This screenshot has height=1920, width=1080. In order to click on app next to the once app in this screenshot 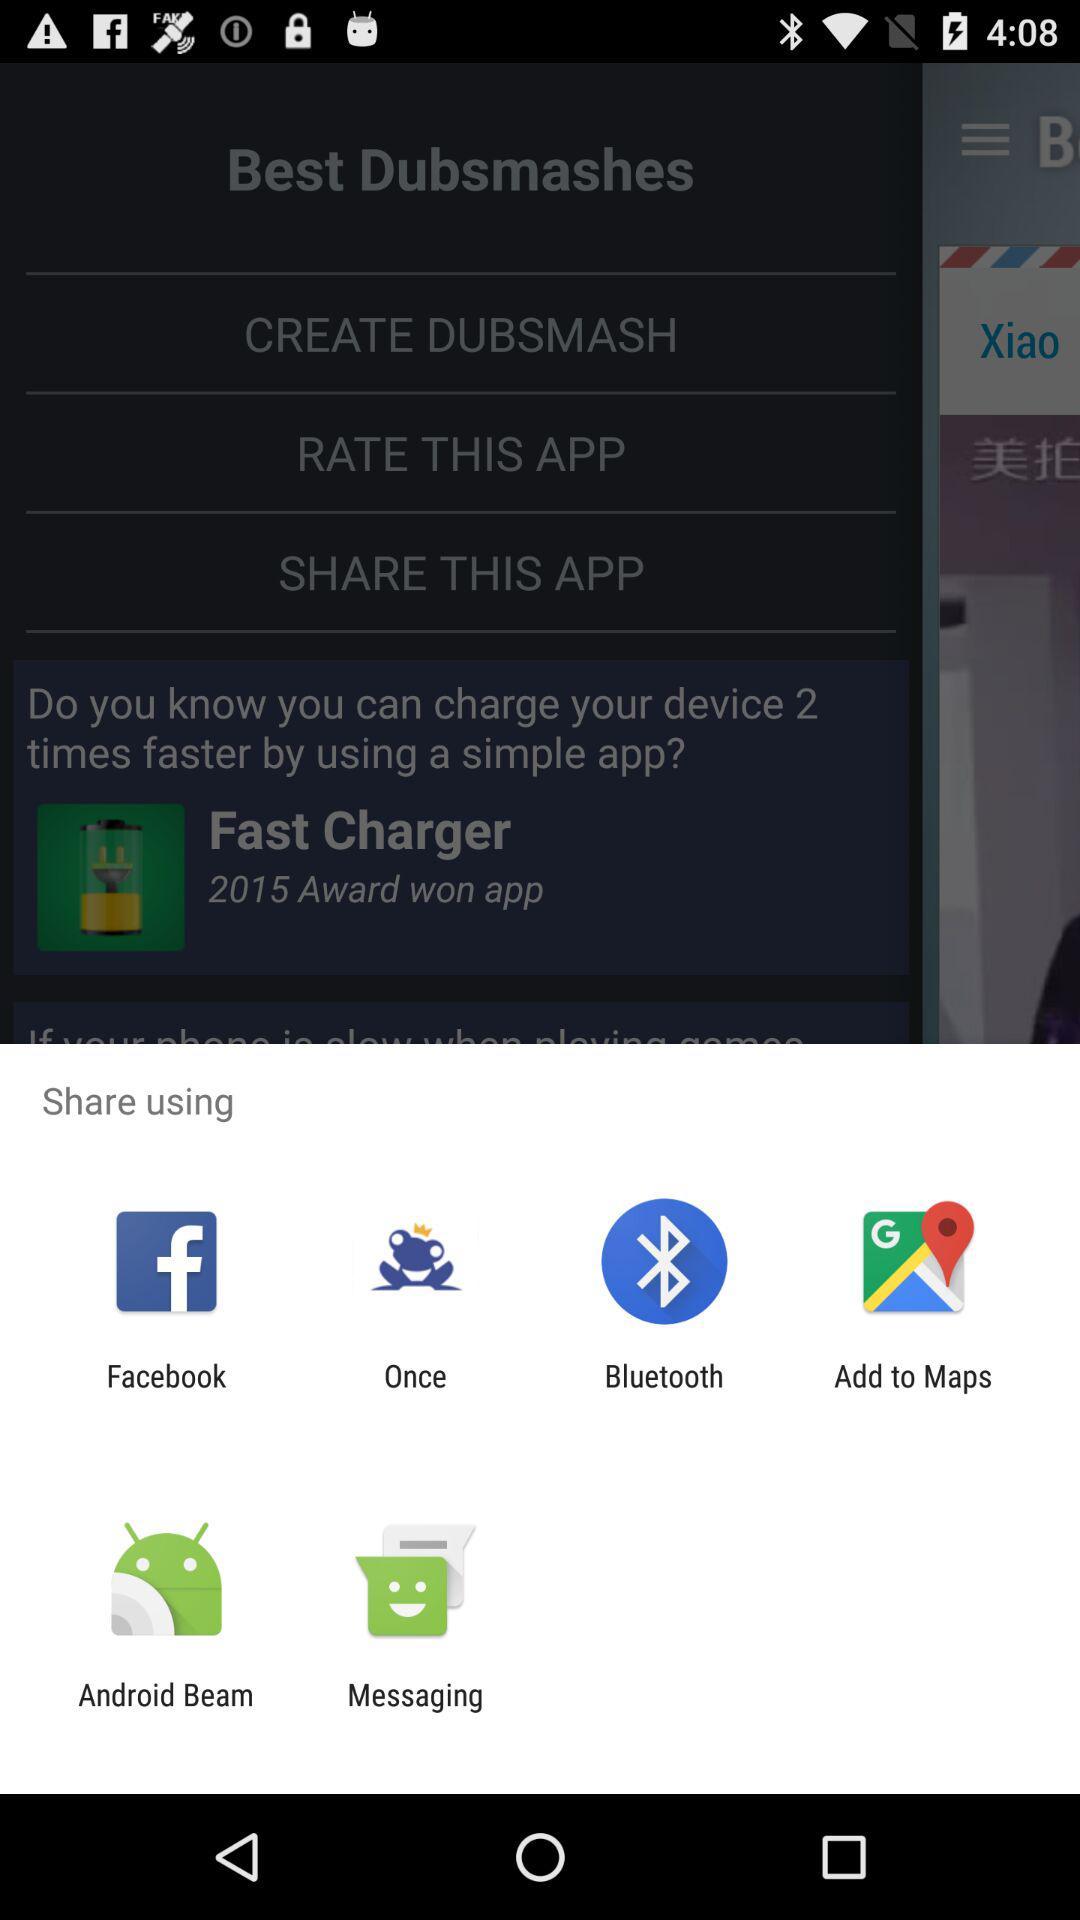, I will do `click(664, 1392)`.